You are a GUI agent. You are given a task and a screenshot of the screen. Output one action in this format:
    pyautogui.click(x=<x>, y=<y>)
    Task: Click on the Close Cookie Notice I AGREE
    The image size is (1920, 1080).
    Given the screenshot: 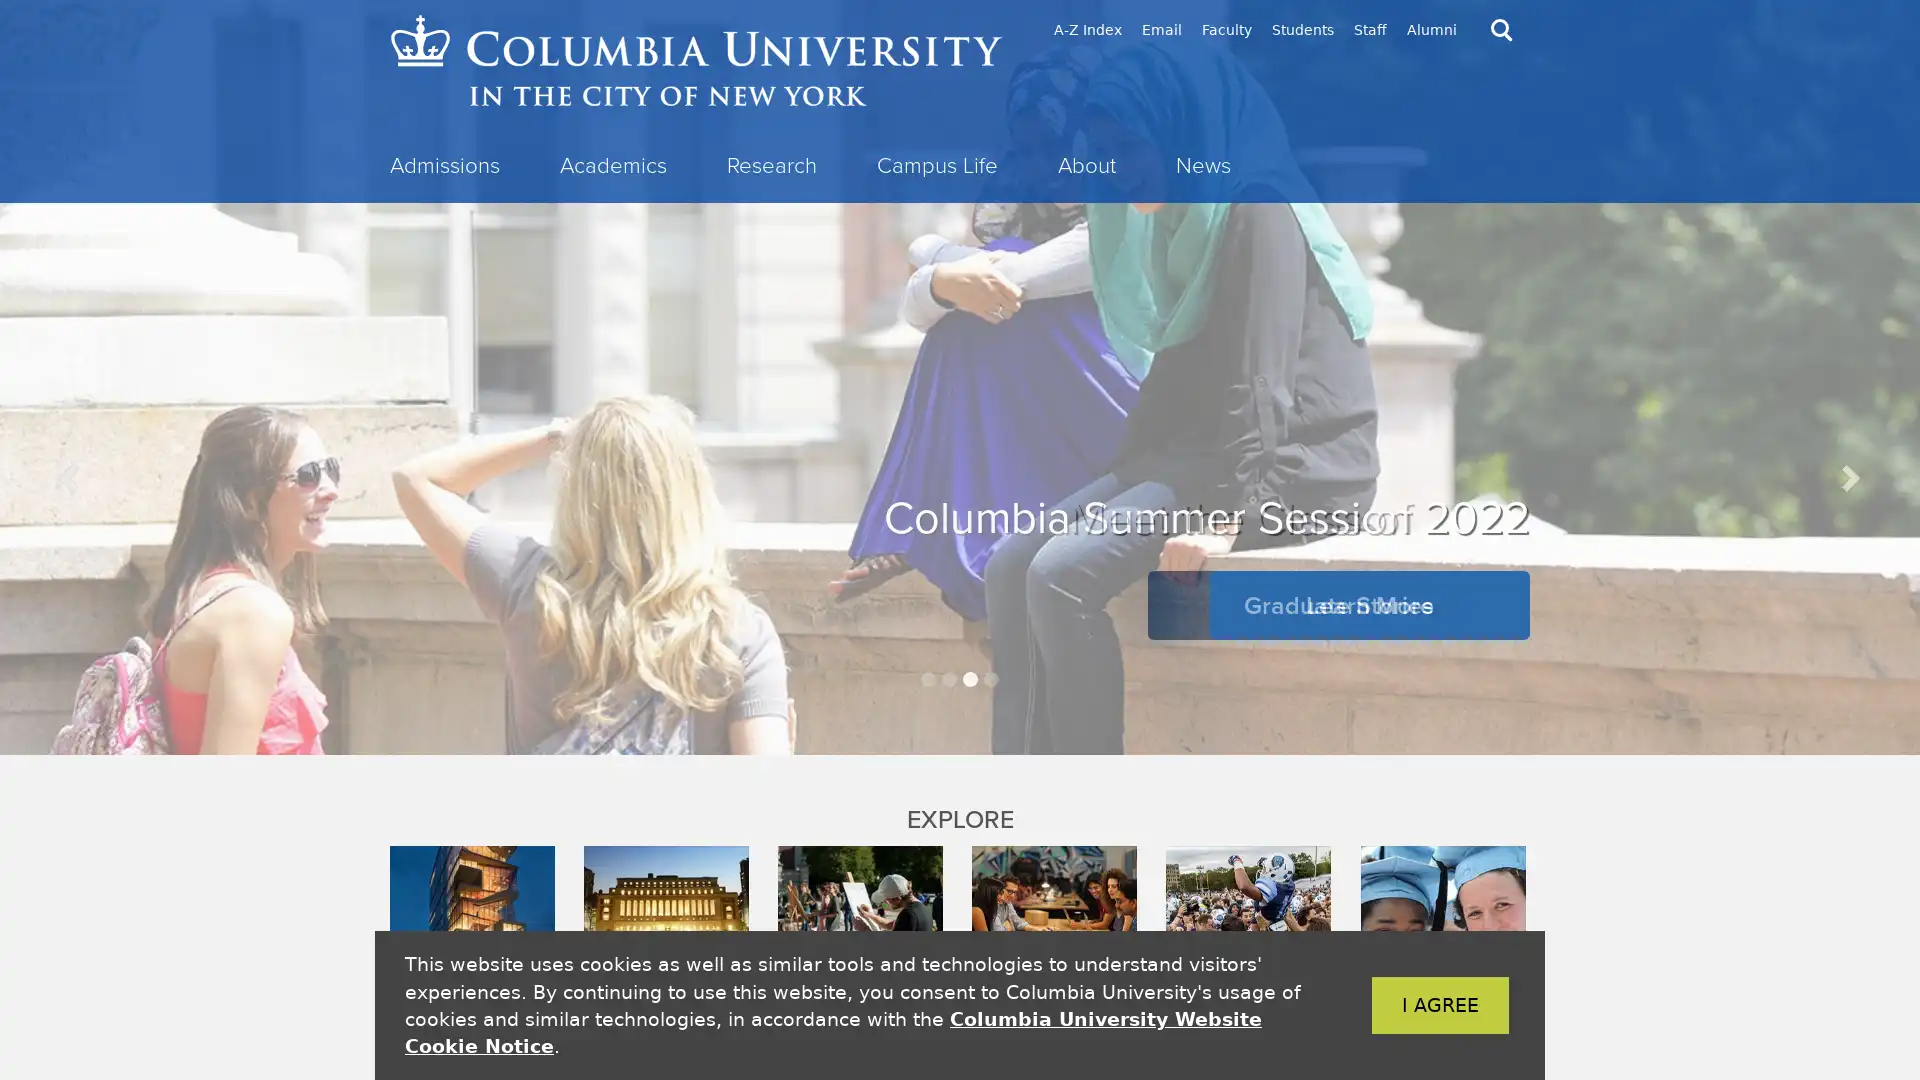 What is the action you would take?
    pyautogui.click(x=1409, y=1005)
    